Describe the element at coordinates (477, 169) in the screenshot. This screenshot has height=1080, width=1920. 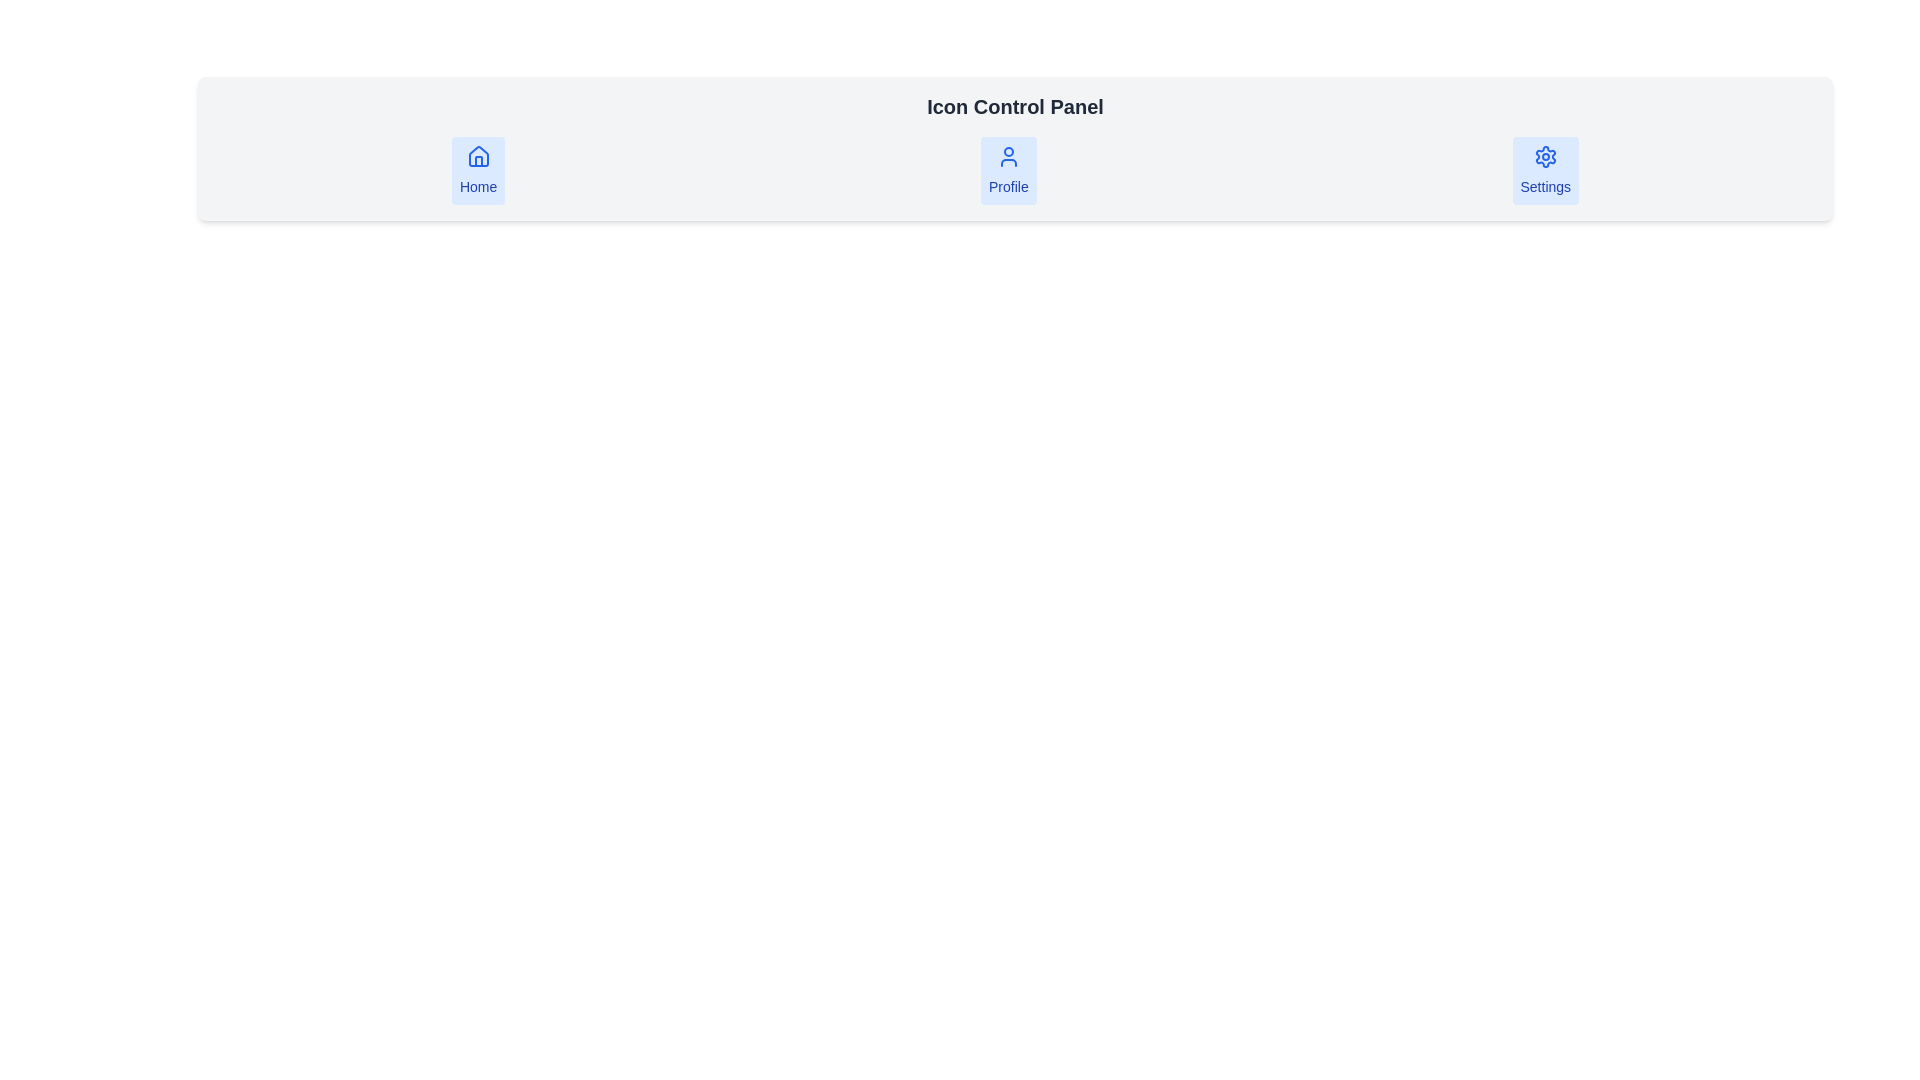
I see `the rectangular button labeled 'Home' with a house icon` at that location.